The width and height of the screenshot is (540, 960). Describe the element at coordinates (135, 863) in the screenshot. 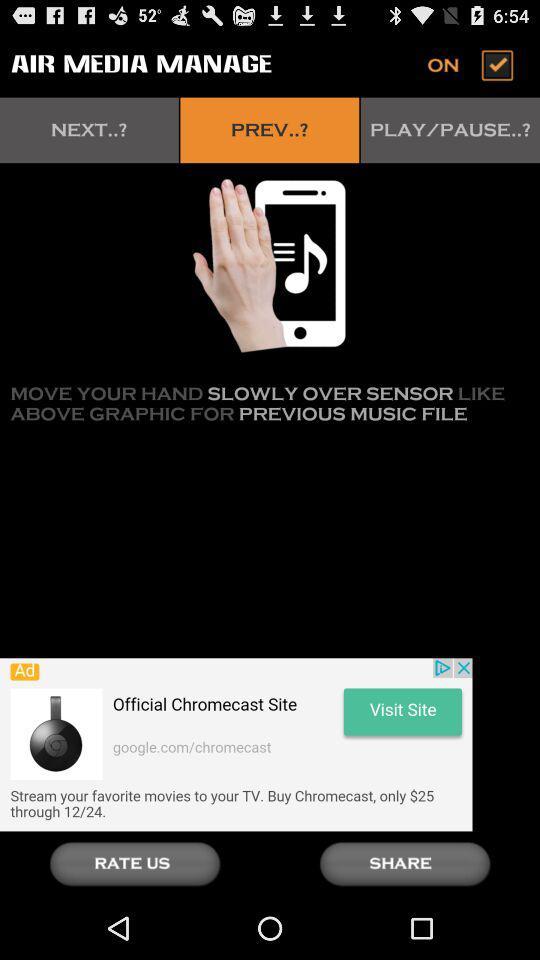

I see `rate page` at that location.